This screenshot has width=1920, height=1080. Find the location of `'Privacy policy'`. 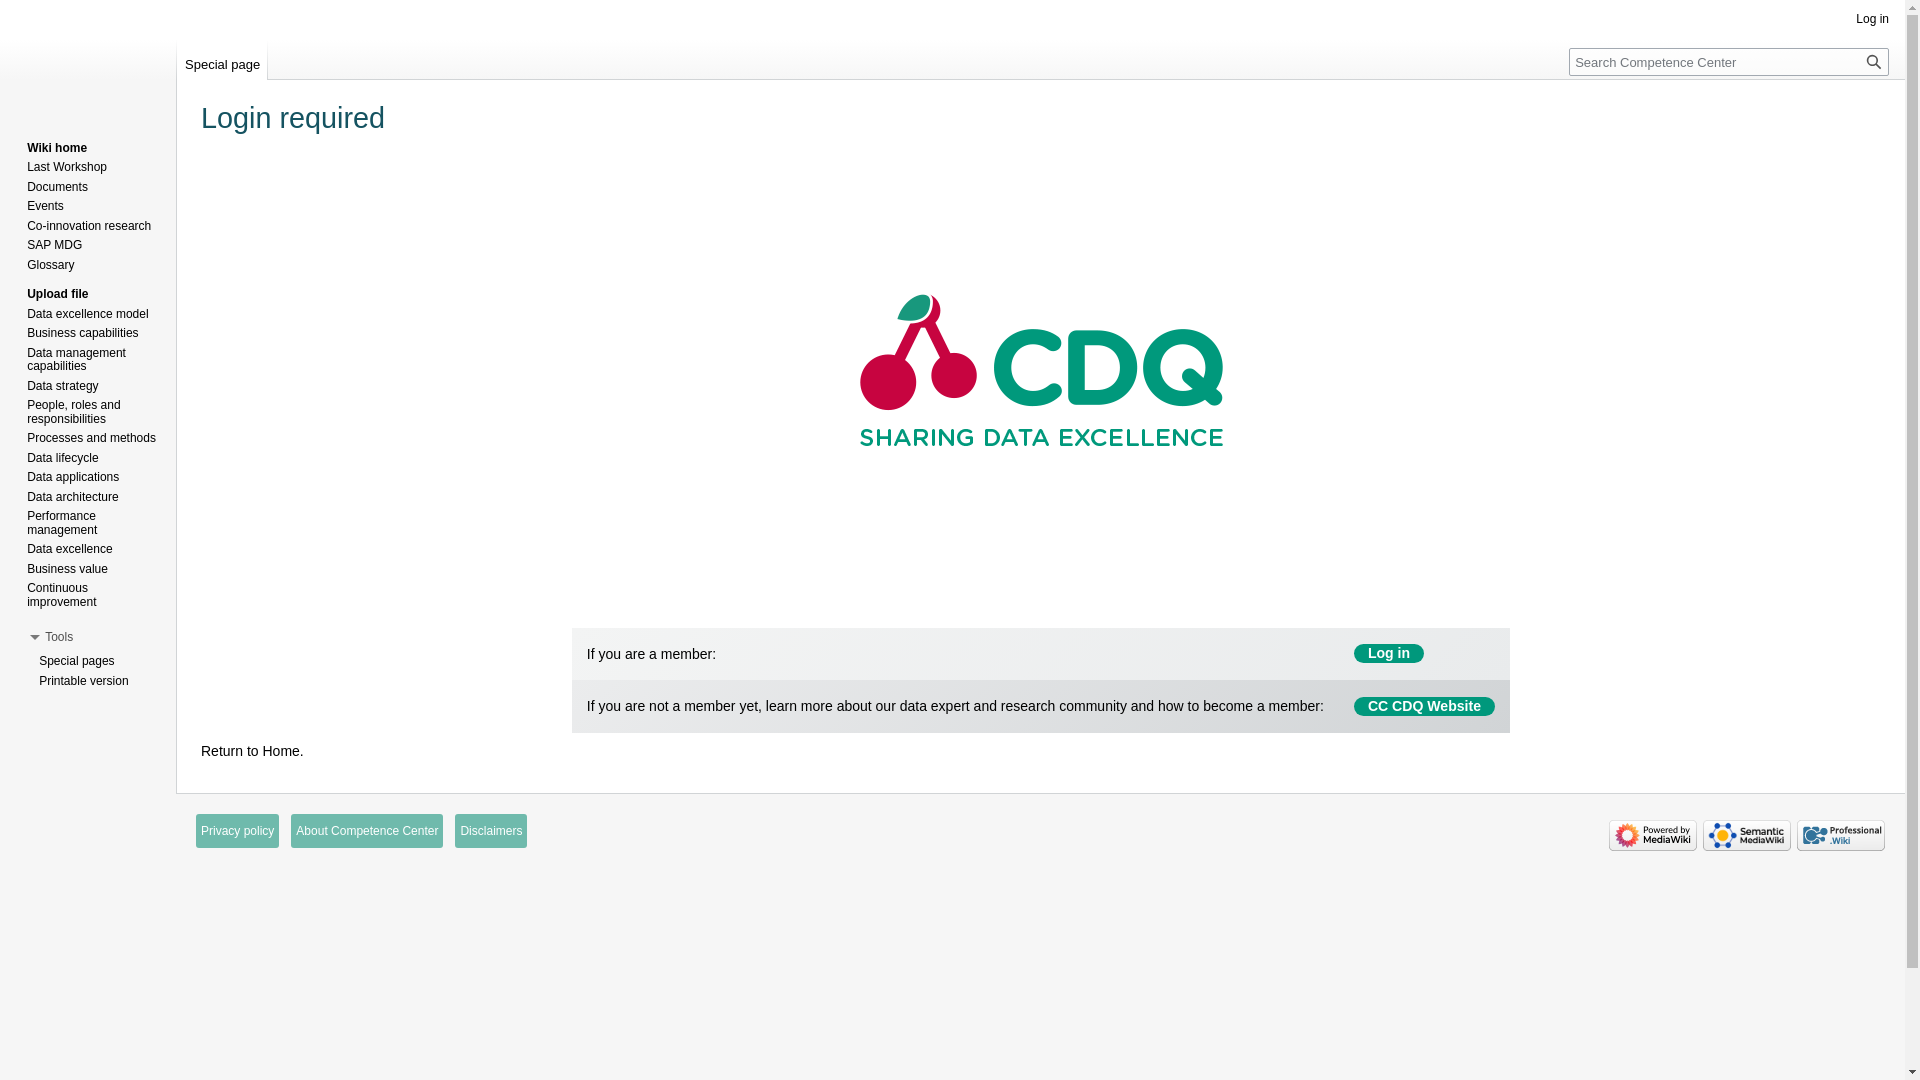

'Privacy policy' is located at coordinates (237, 830).